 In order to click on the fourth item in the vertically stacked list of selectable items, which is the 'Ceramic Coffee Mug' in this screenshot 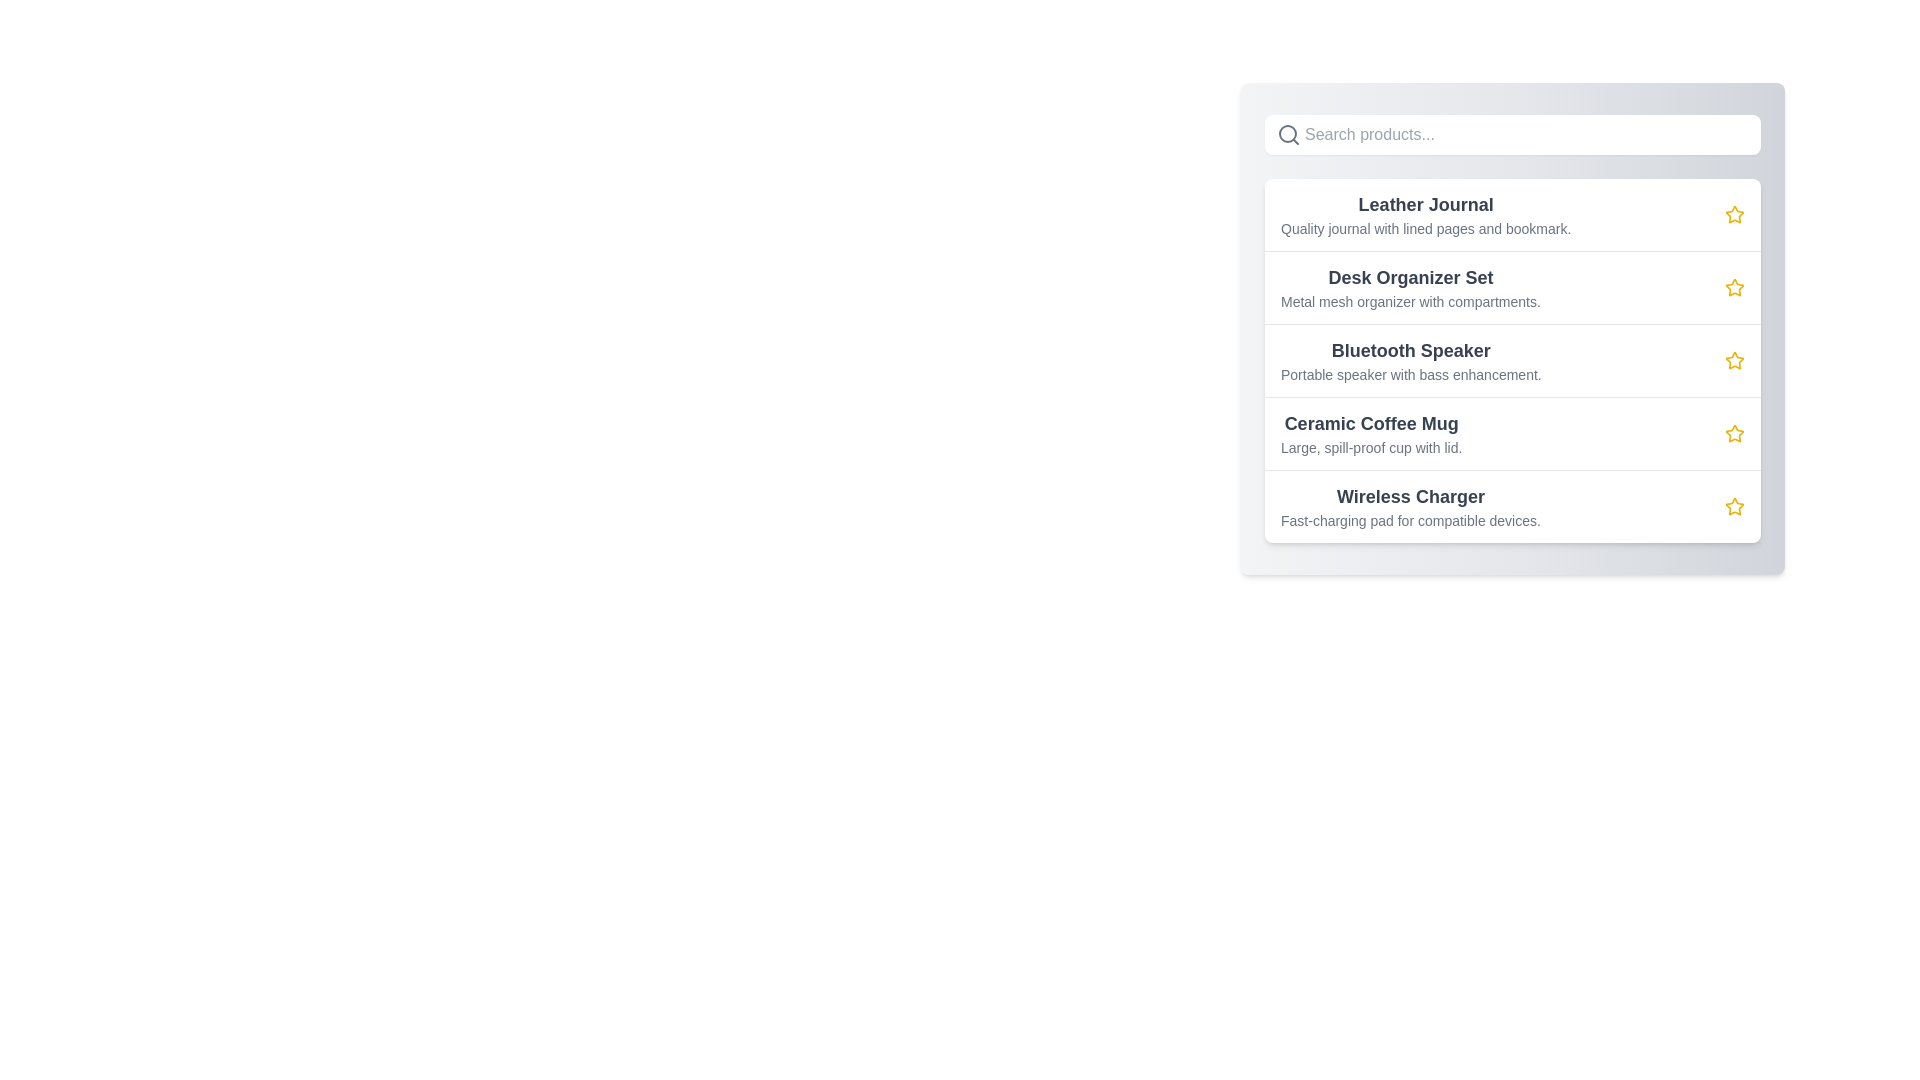, I will do `click(1512, 431)`.